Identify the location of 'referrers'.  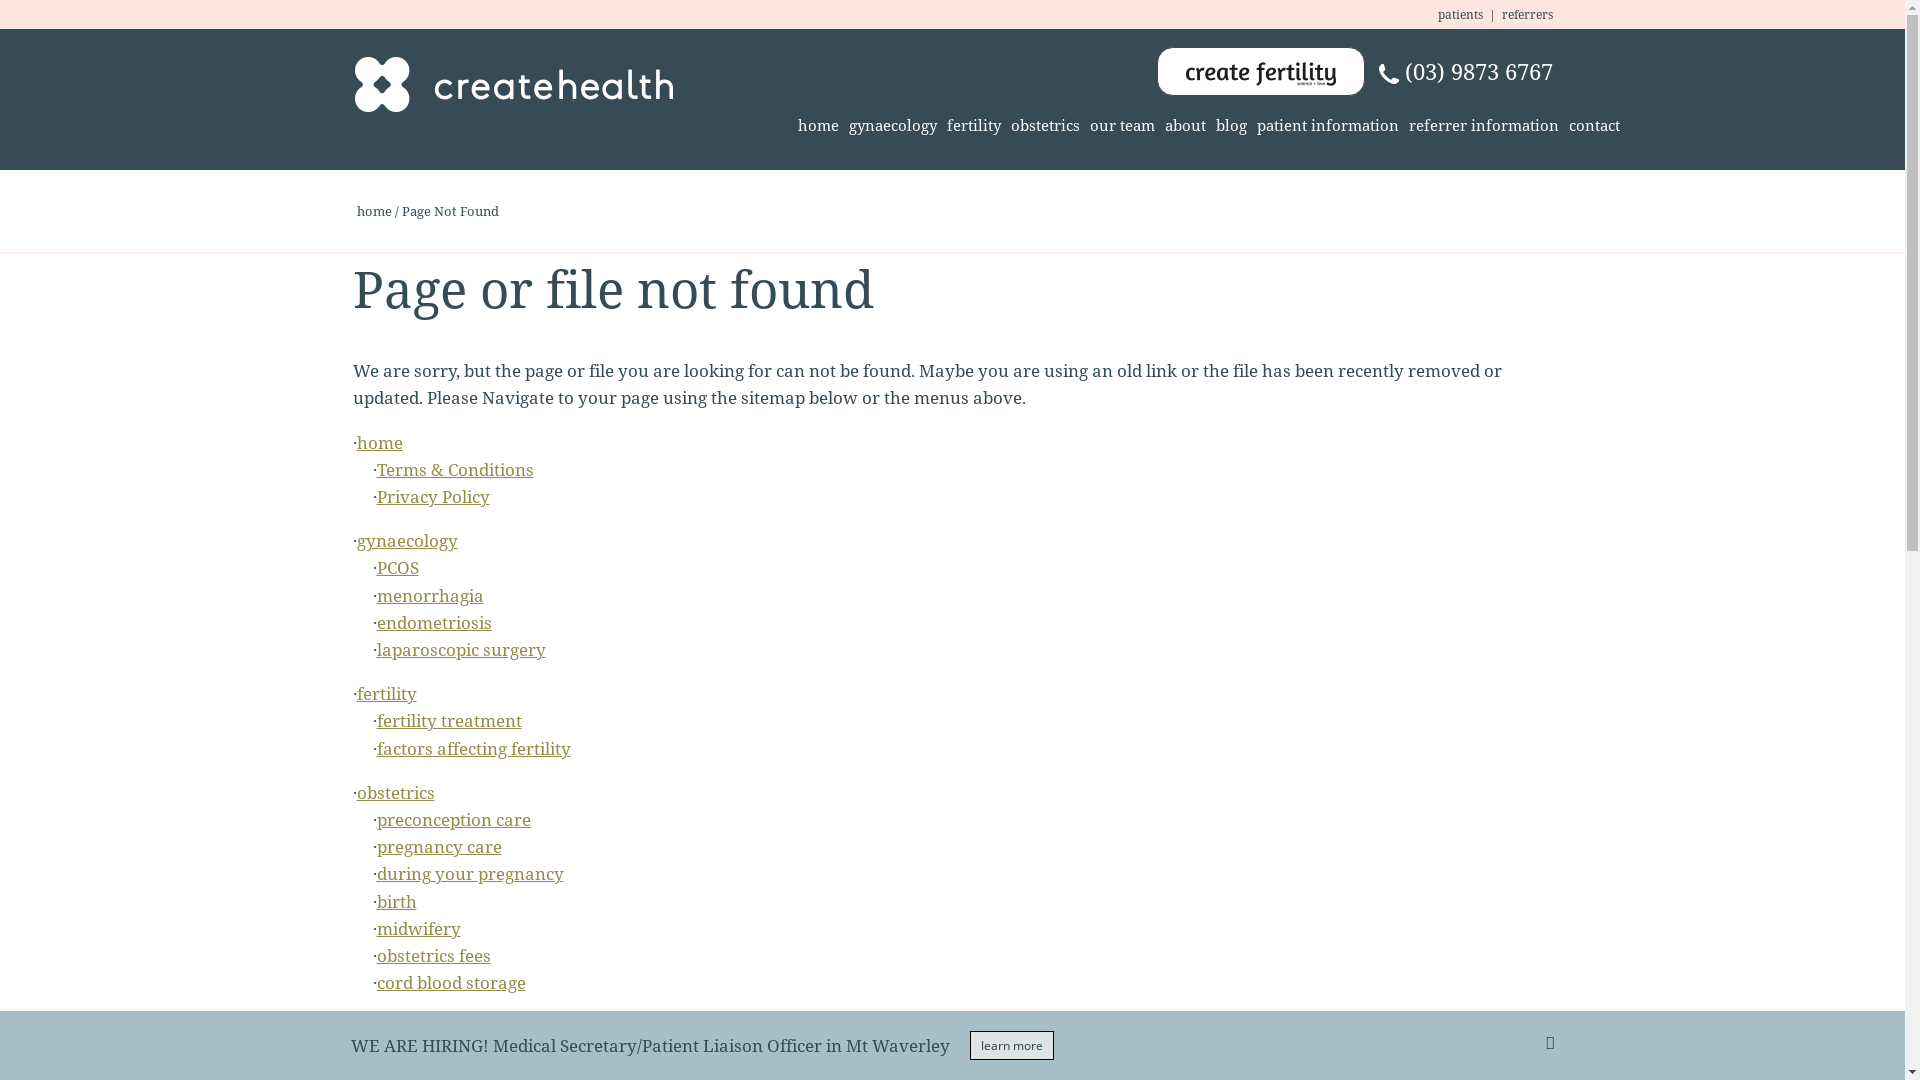
(1526, 14).